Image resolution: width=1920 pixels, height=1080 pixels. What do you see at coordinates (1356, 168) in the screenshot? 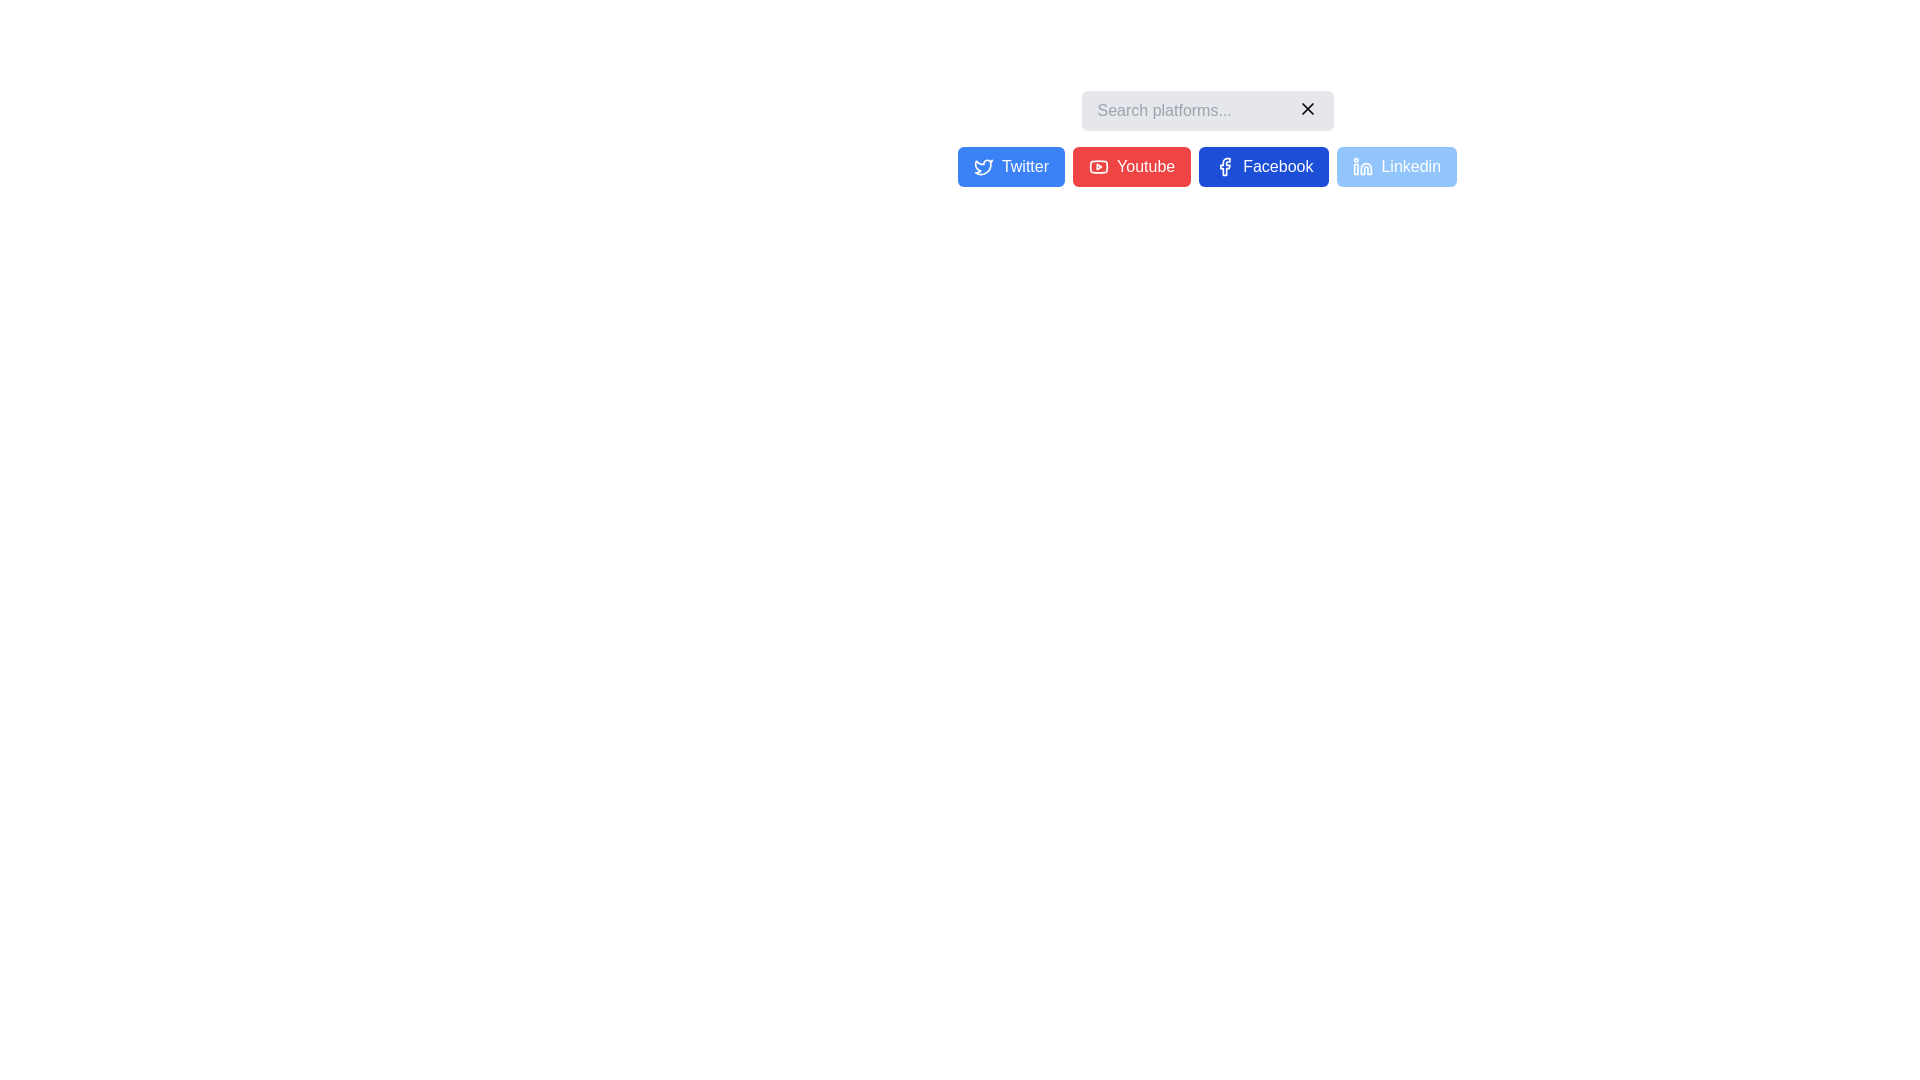
I see `the middle SVG rectangle of the LinkedIn logo, which is positioned on the right side of the page as part of the icon's design` at bounding box center [1356, 168].